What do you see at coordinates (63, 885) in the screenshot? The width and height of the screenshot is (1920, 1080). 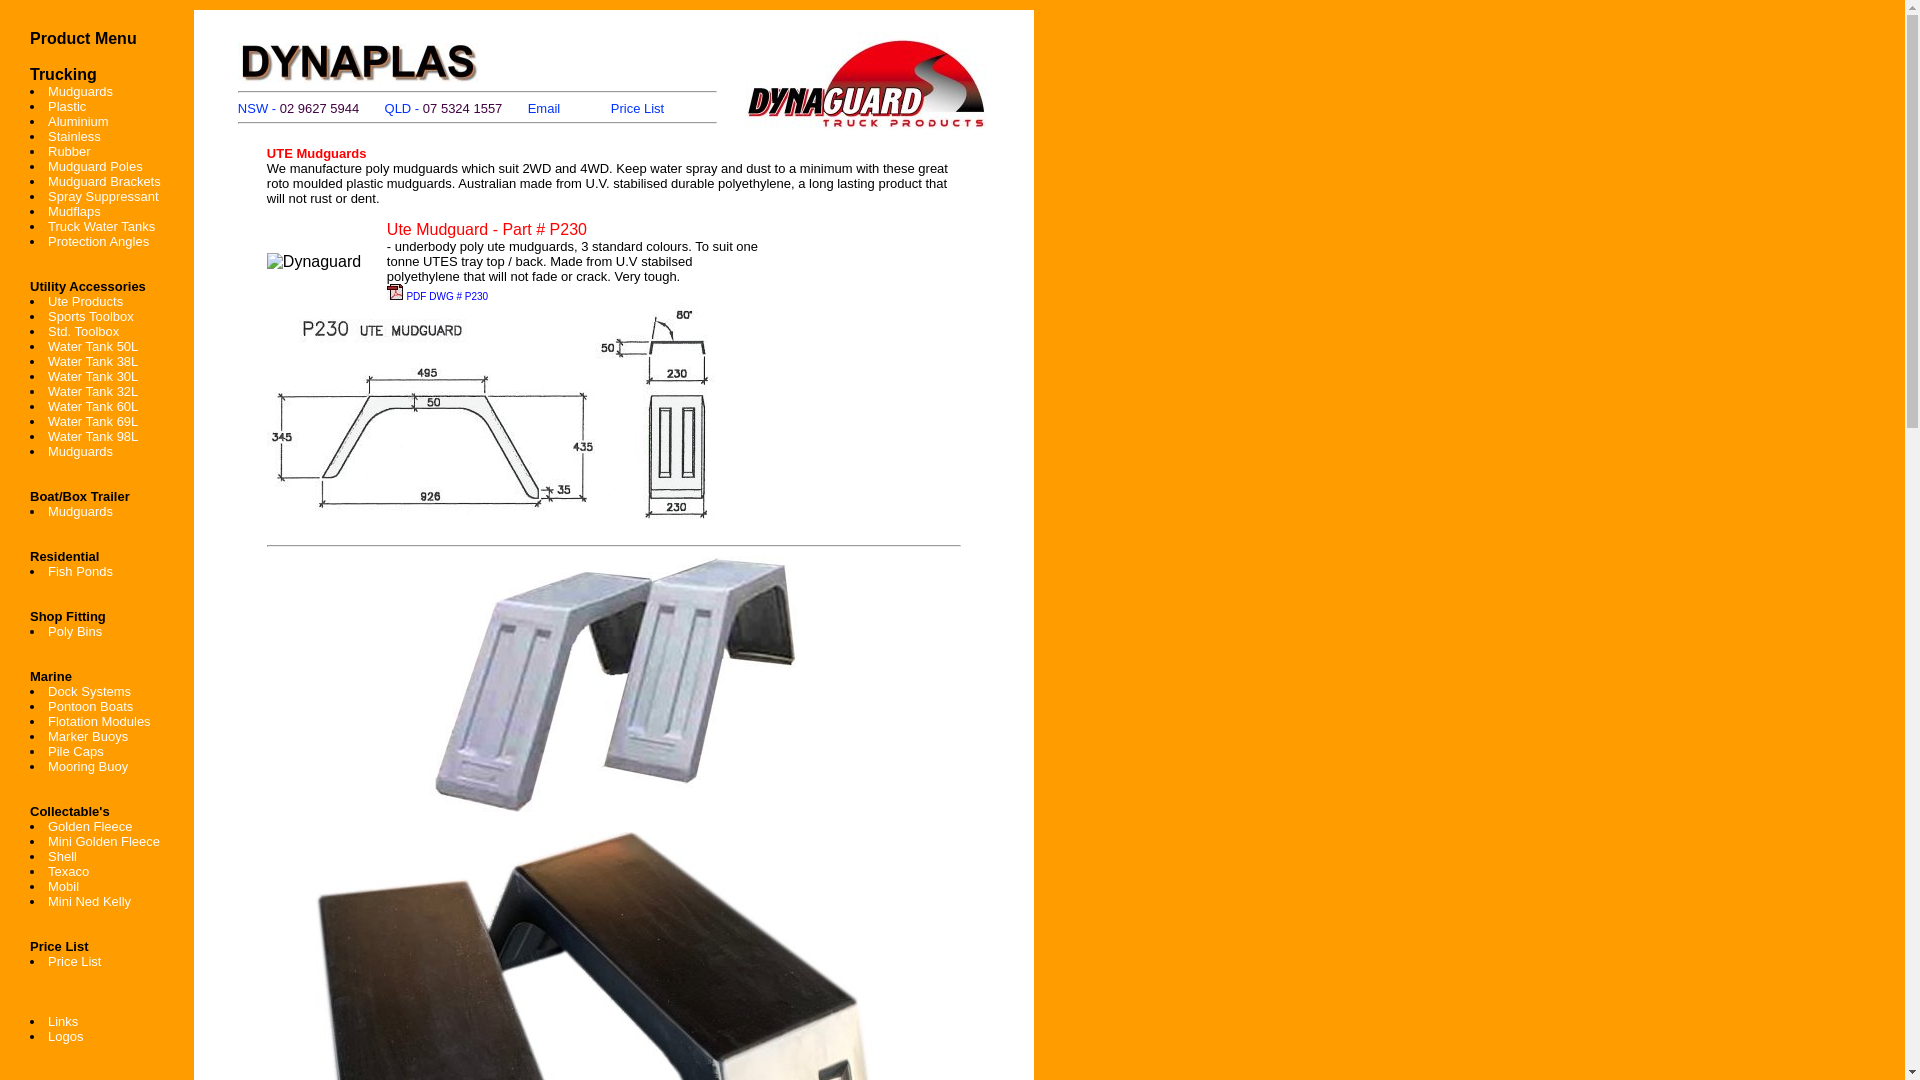 I see `'Mobil'` at bounding box center [63, 885].